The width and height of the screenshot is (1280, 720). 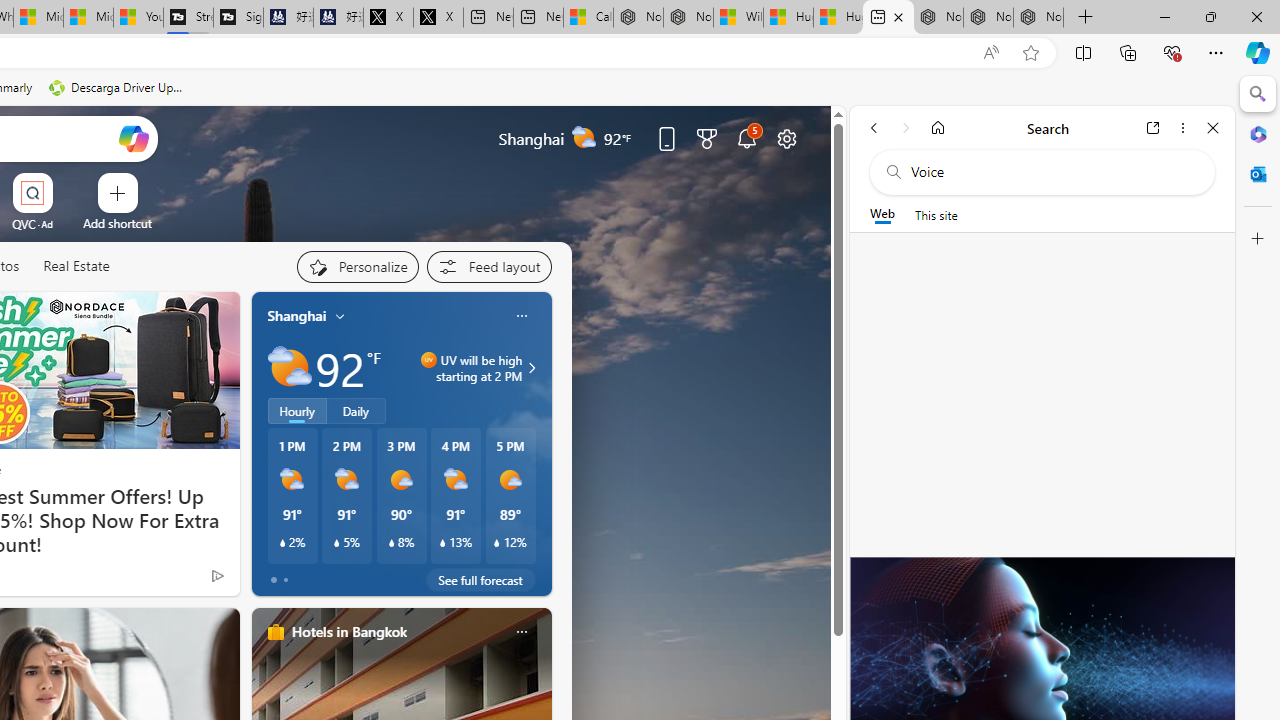 I want to click on 'UV will be high starting at 2 PM', so click(x=529, y=367).